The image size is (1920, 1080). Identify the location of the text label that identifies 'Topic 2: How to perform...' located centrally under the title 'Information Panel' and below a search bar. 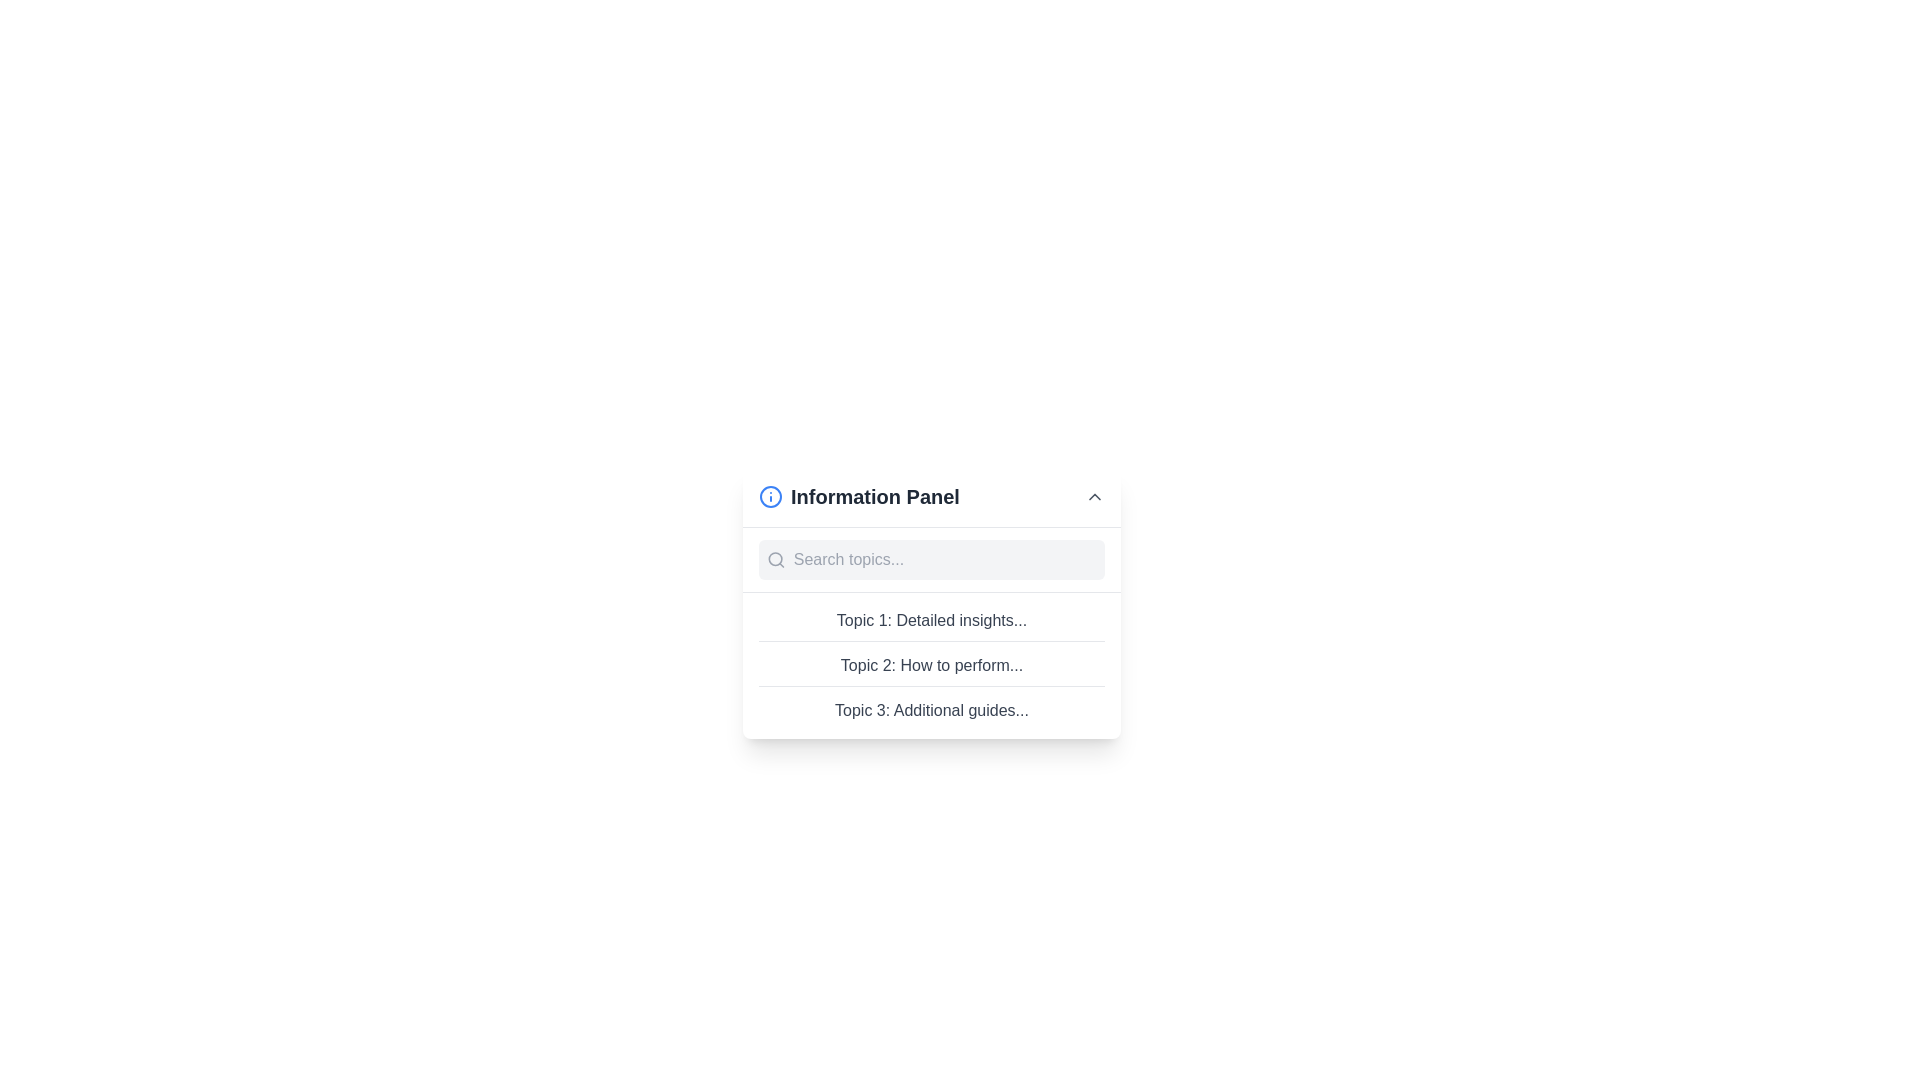
(930, 670).